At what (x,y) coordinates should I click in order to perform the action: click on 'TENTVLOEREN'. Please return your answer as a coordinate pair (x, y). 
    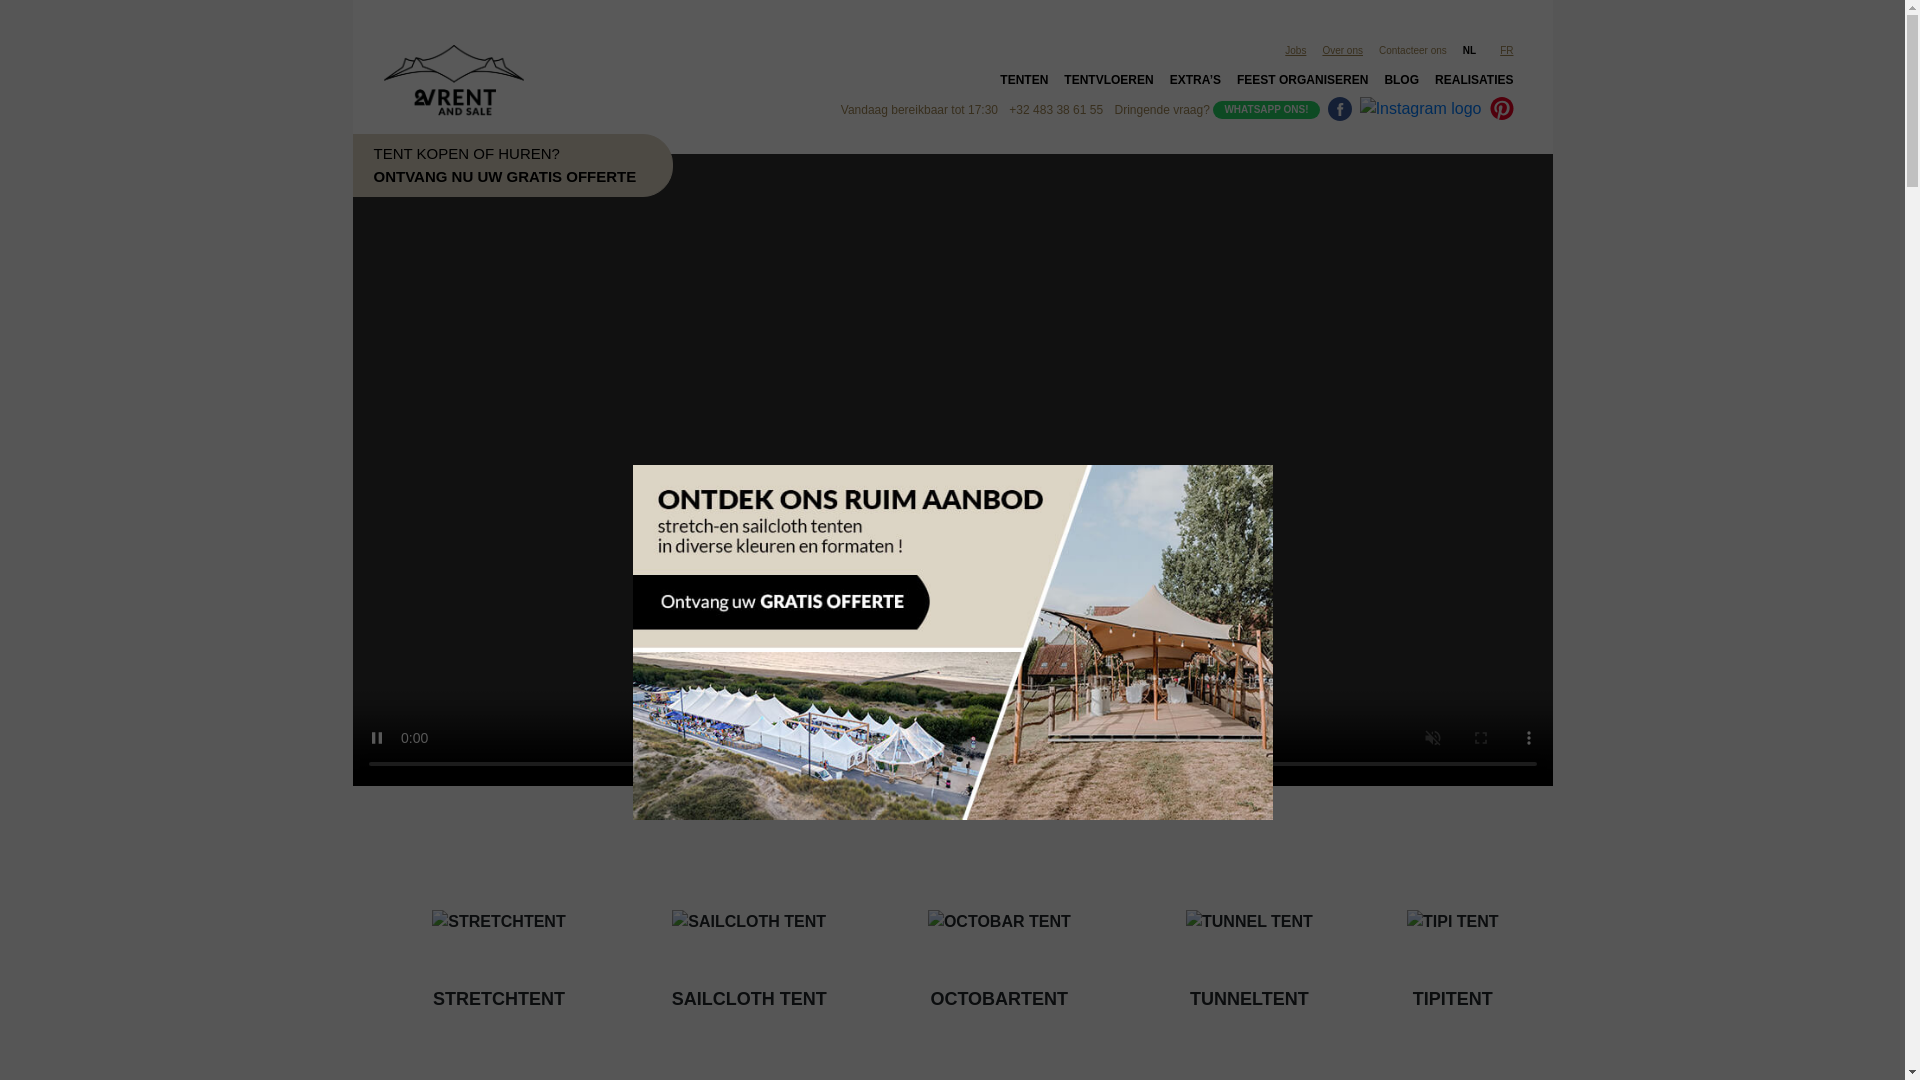
    Looking at the image, I should click on (1055, 83).